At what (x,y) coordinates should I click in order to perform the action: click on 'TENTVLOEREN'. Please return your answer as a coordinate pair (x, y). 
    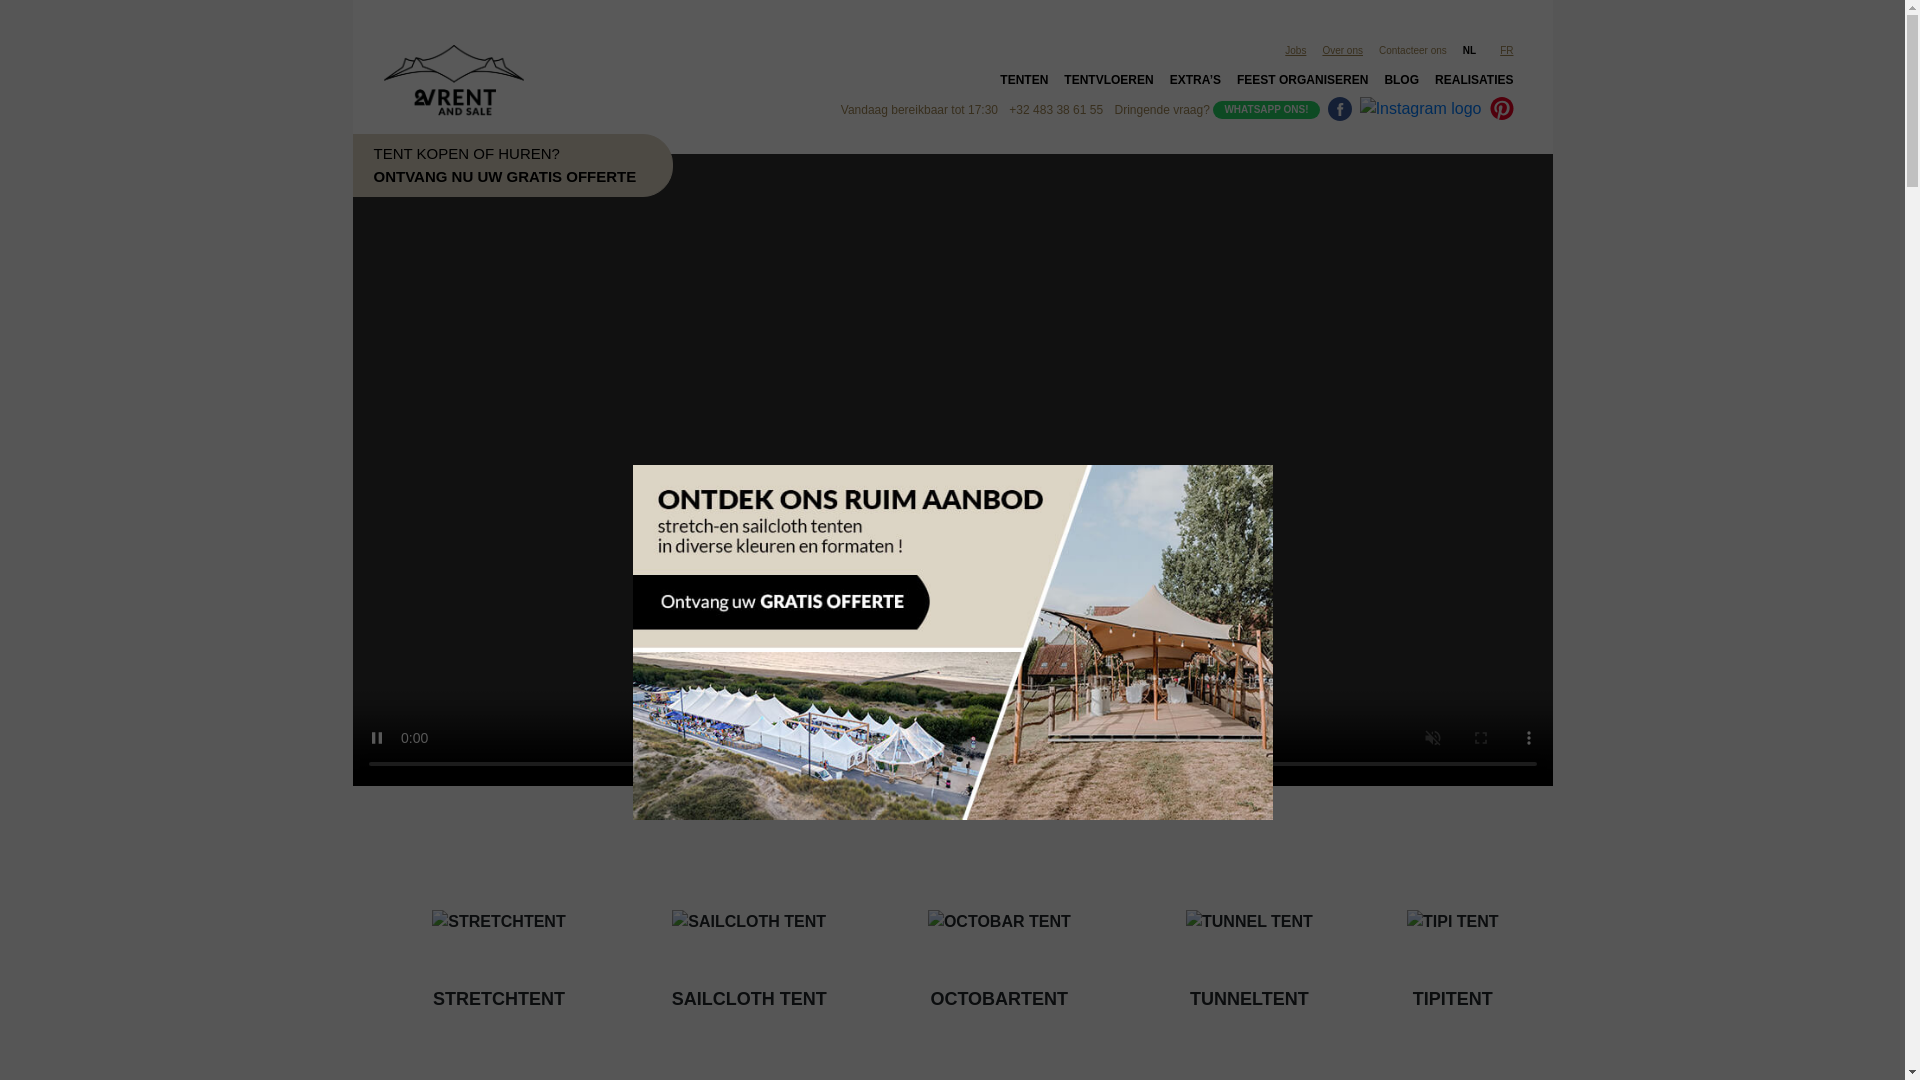
    Looking at the image, I should click on (1055, 83).